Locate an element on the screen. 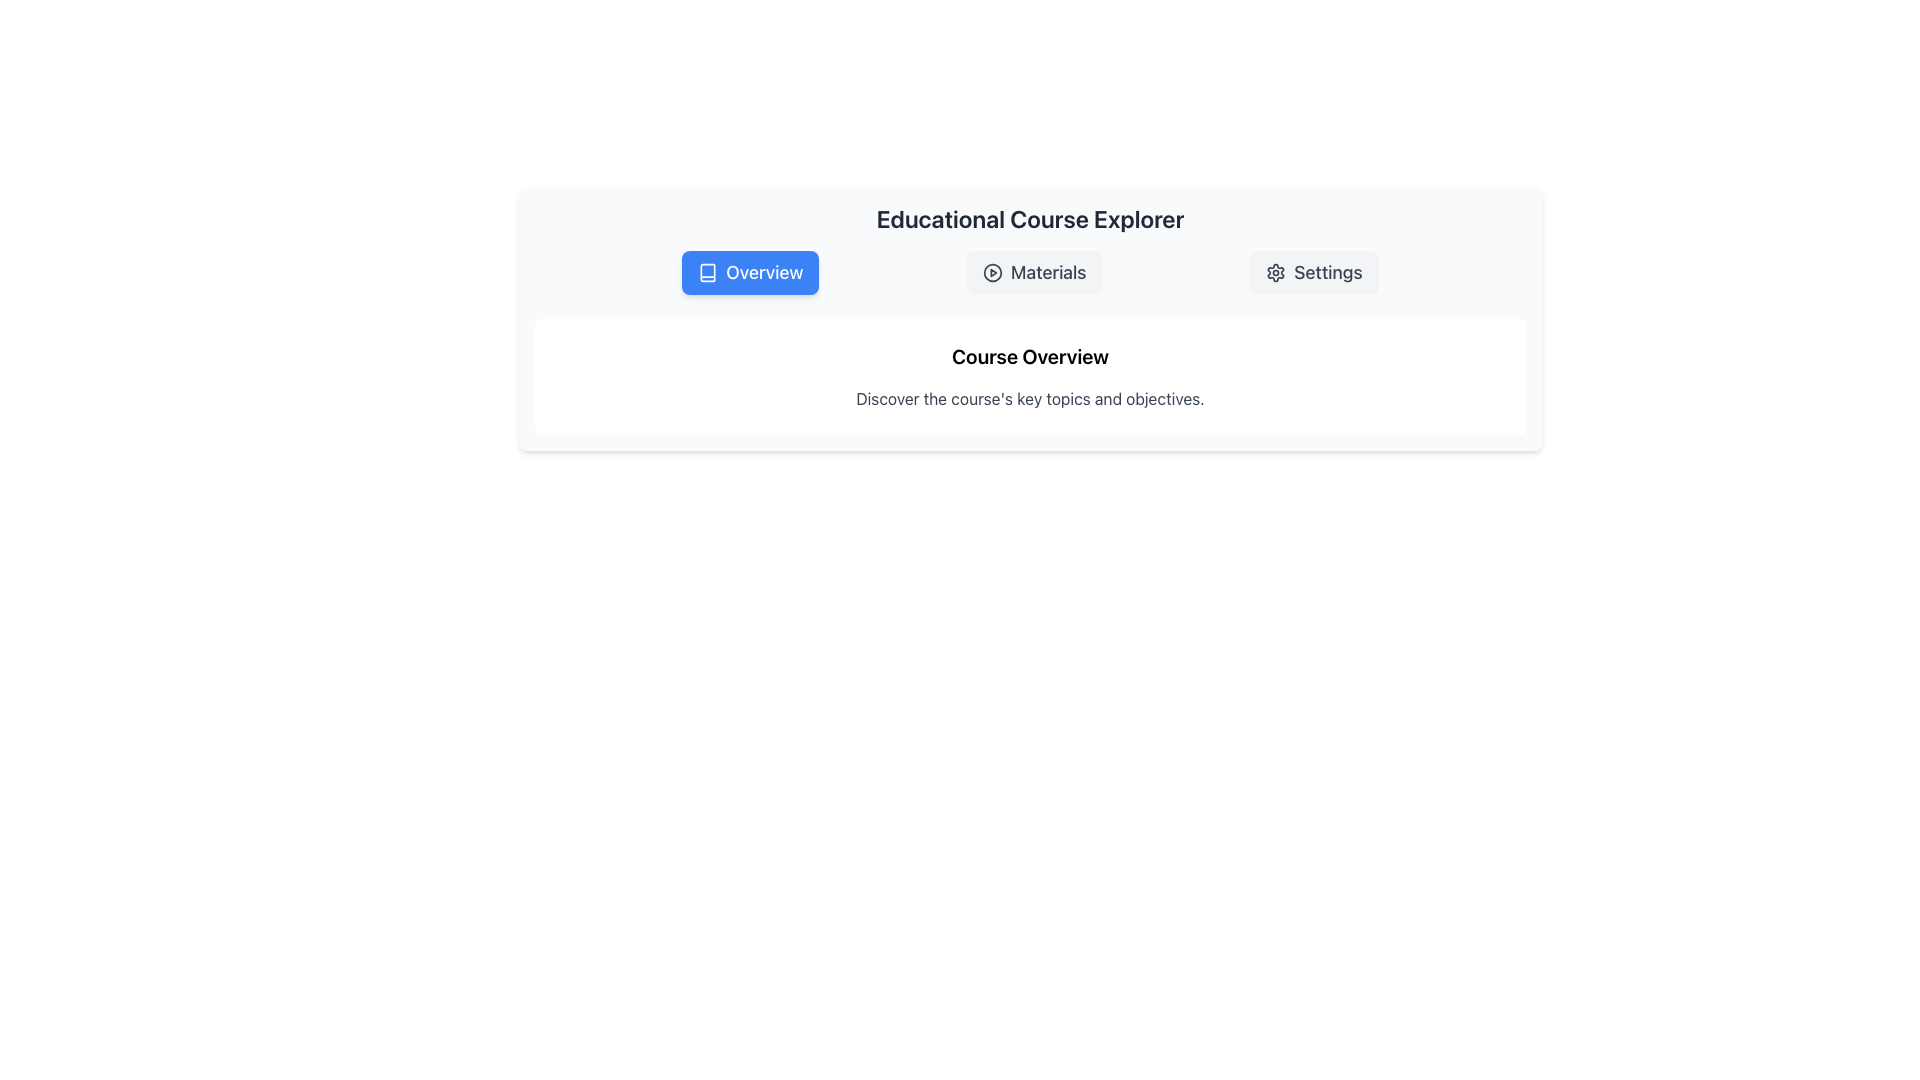 The height and width of the screenshot is (1080, 1920). the 'Course Overview' text label, which is styled in bold and larger font, located centrally above the smaller descriptive text in a light-colored section of the interface is located at coordinates (1030, 356).